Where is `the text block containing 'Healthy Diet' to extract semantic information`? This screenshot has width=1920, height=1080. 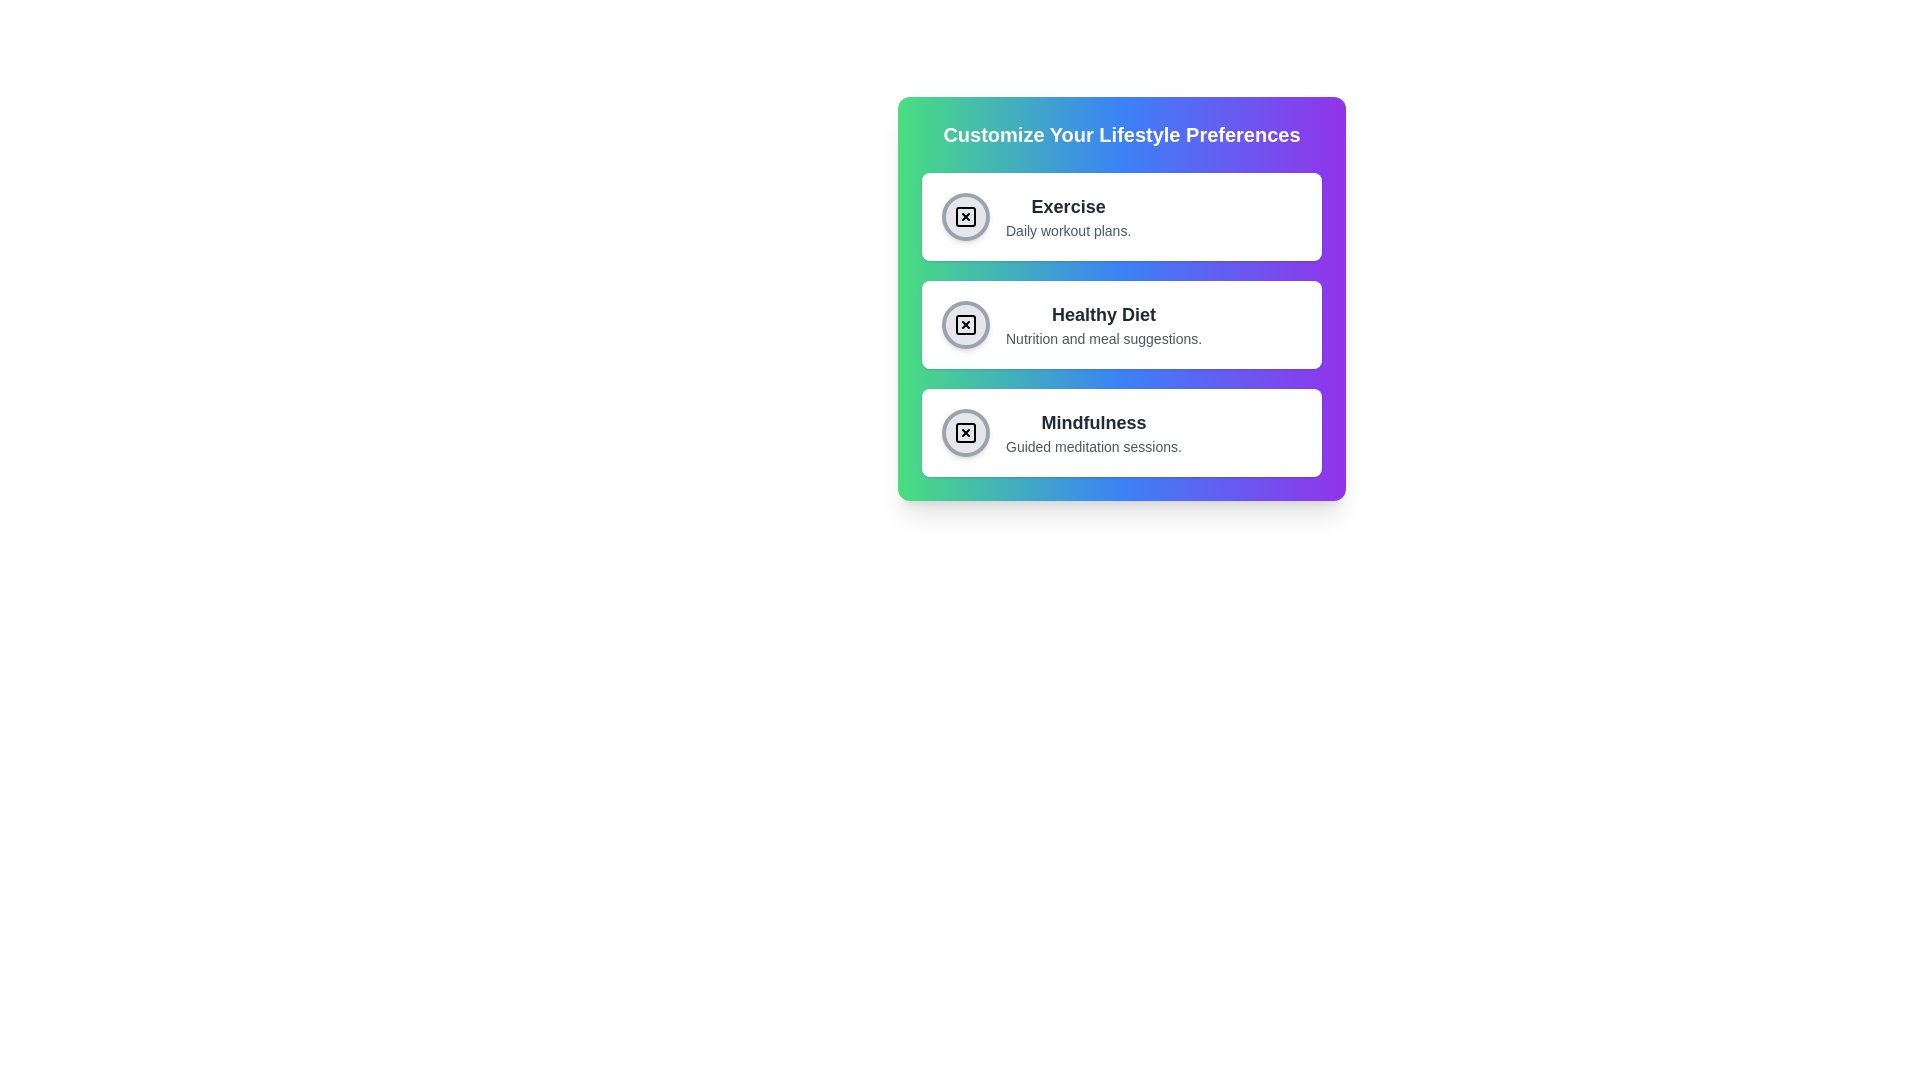 the text block containing 'Healthy Diet' to extract semantic information is located at coordinates (1103, 323).